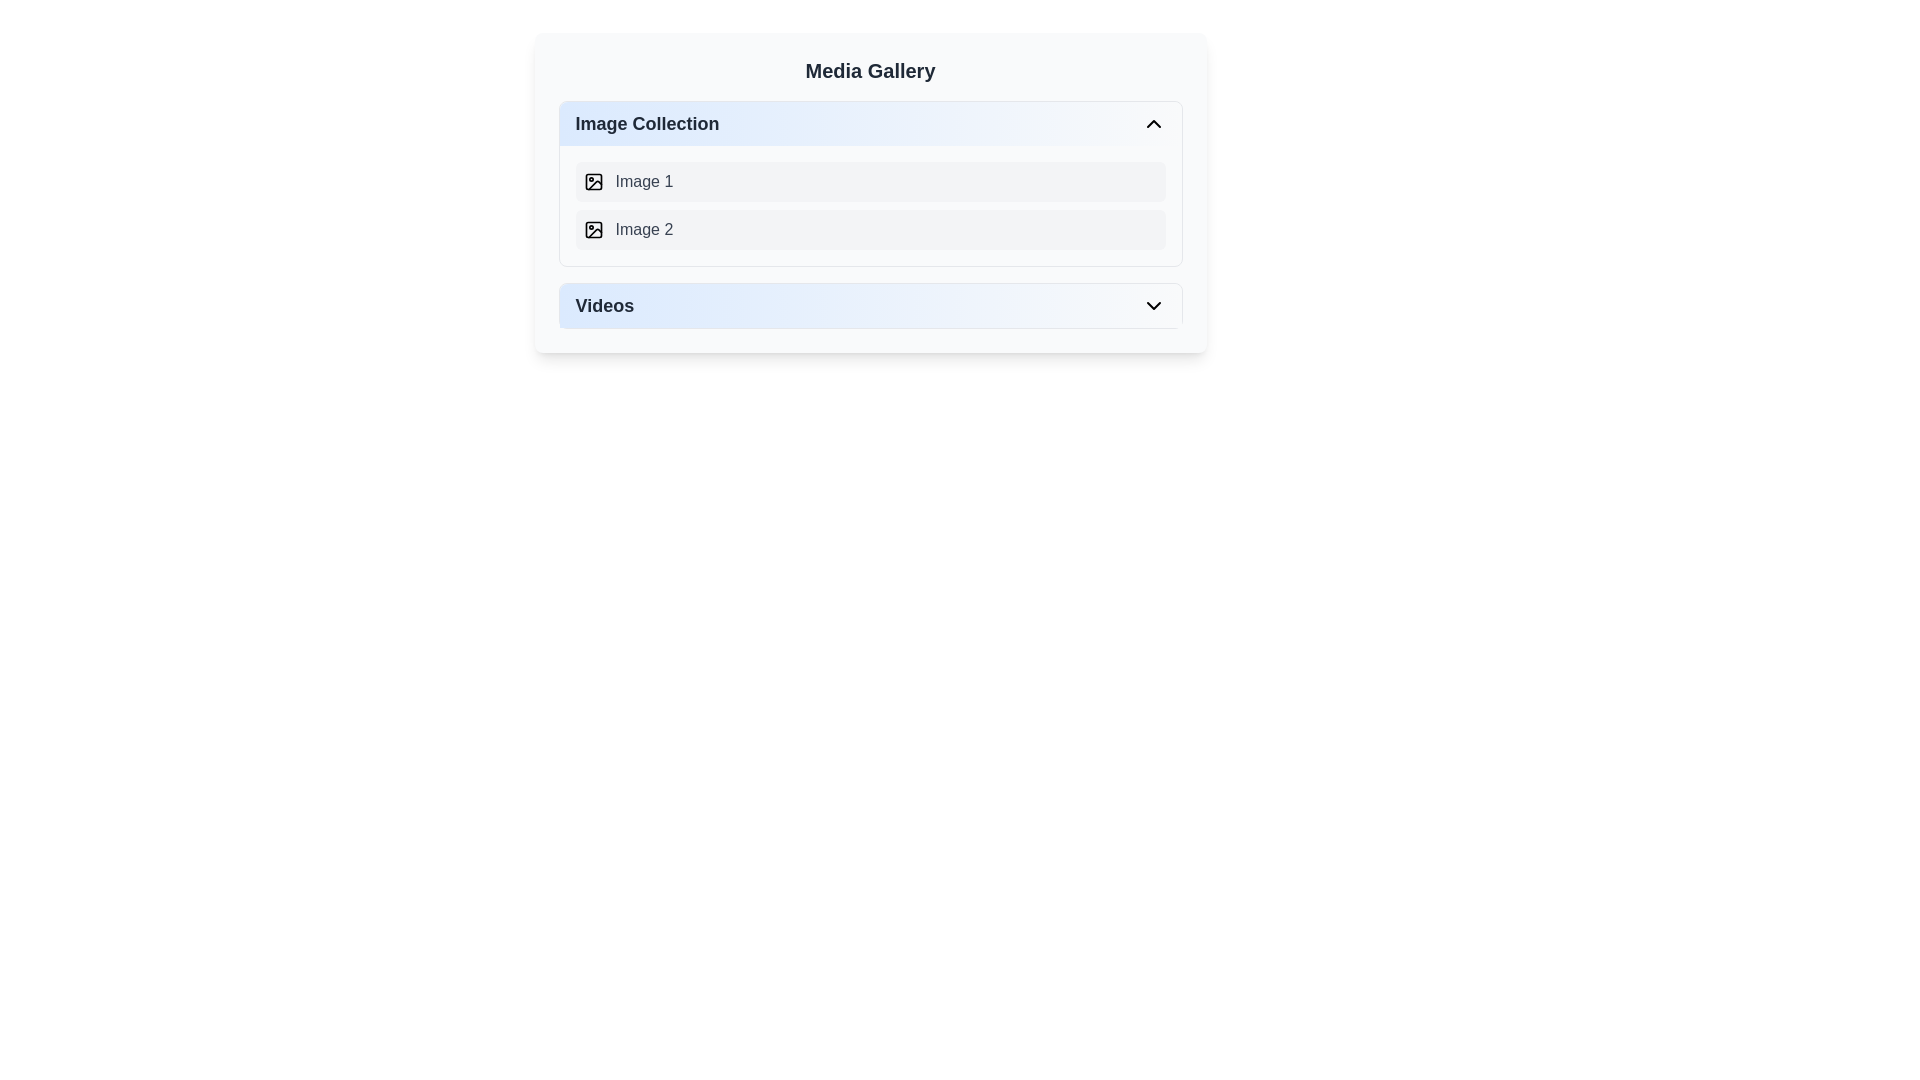 The height and width of the screenshot is (1080, 1920). What do you see at coordinates (644, 229) in the screenshot?
I see `the text label describing an image in the 'Image Collection' list, which is the second item and located to the right of an image placeholder icon` at bounding box center [644, 229].